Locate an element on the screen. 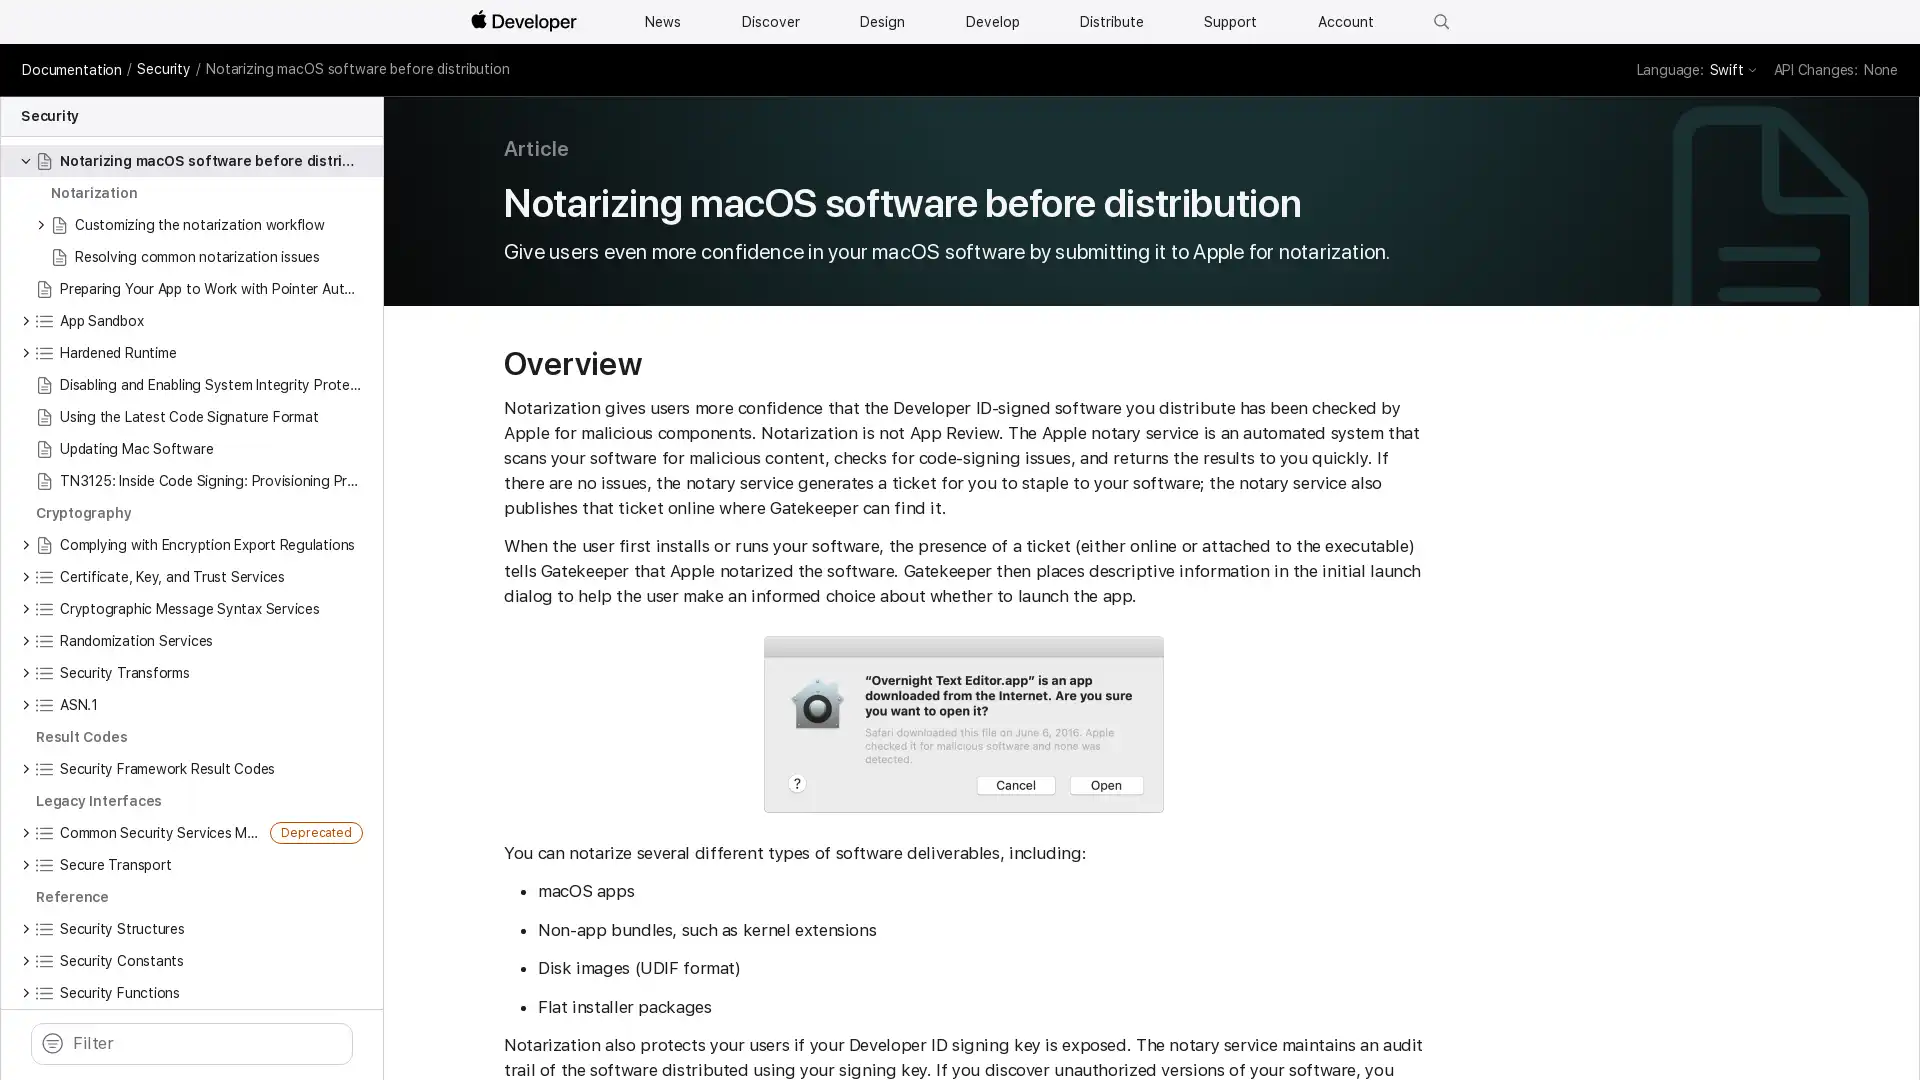 The height and width of the screenshot is (1080, 1920). Security Data Types is located at coordinates (23, 1036).